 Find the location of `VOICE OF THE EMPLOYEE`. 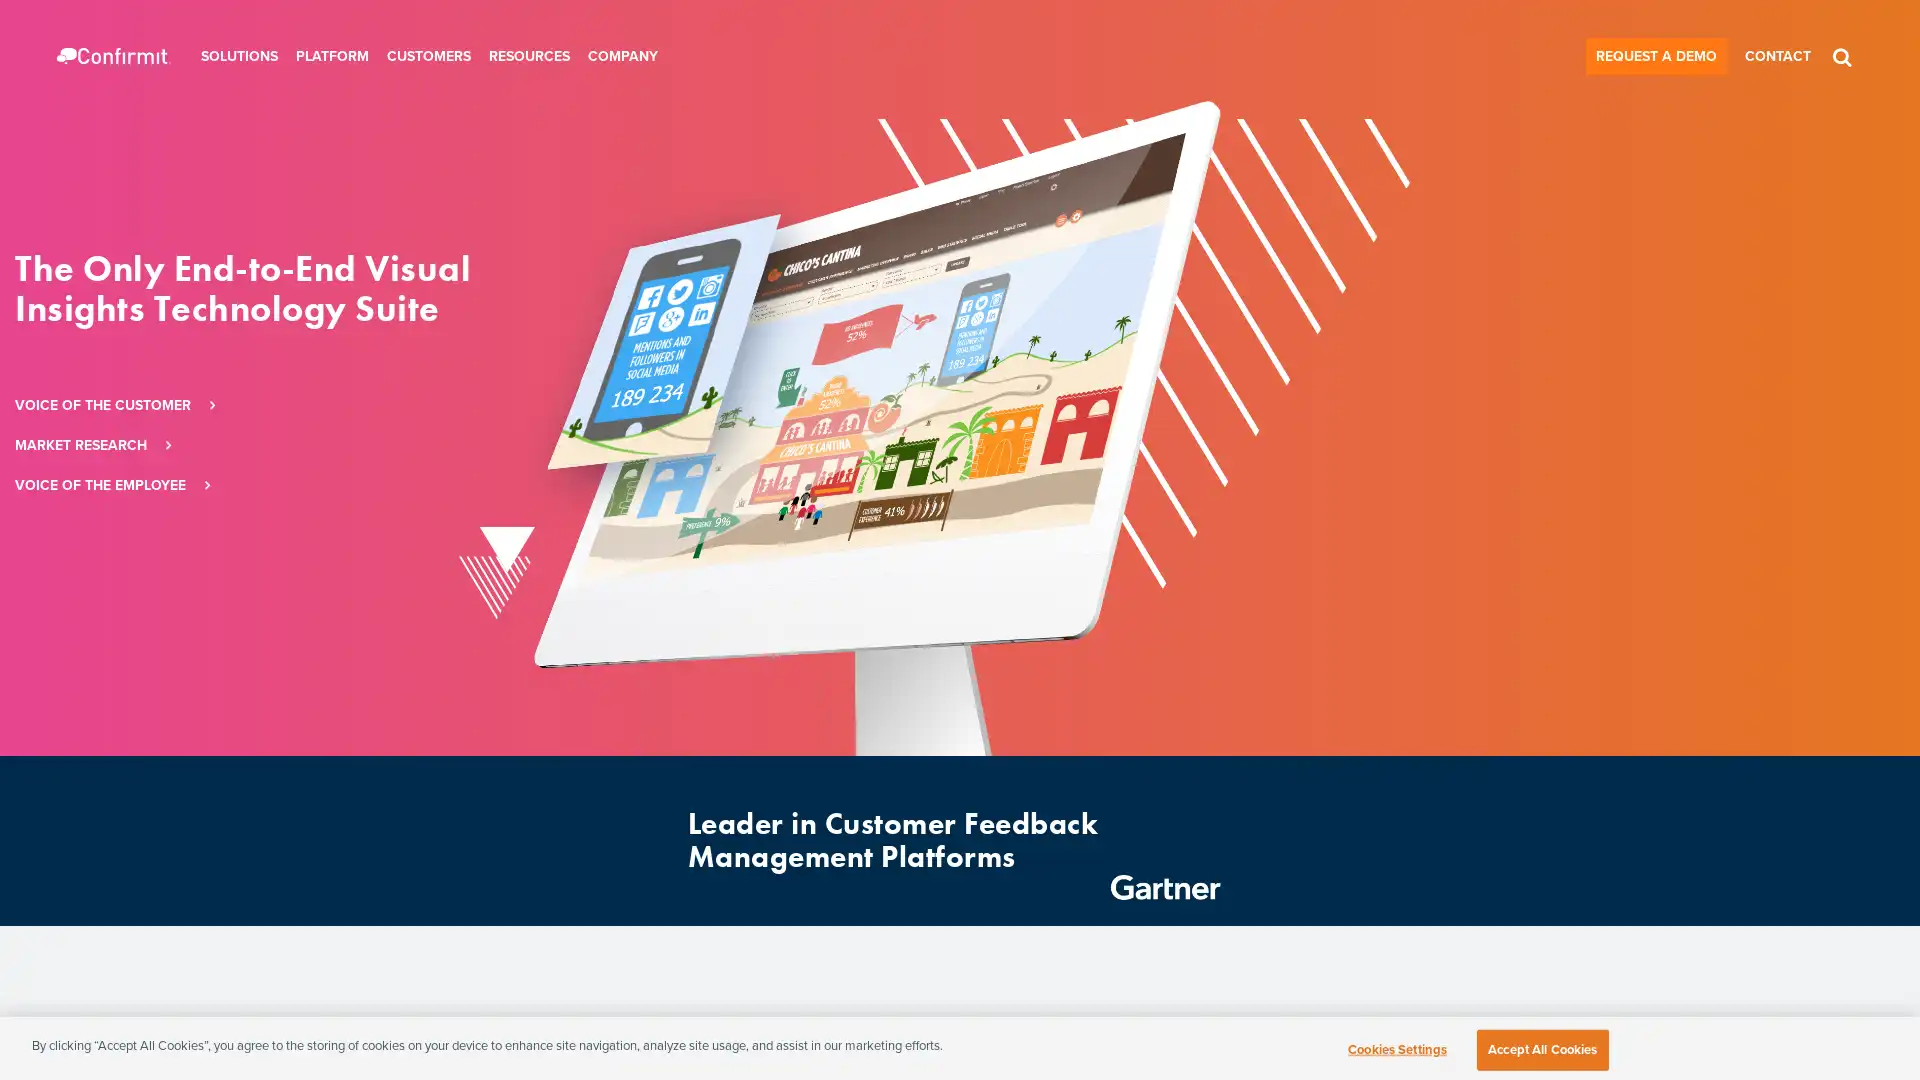

VOICE OF THE EMPLOYEE is located at coordinates (489, 486).